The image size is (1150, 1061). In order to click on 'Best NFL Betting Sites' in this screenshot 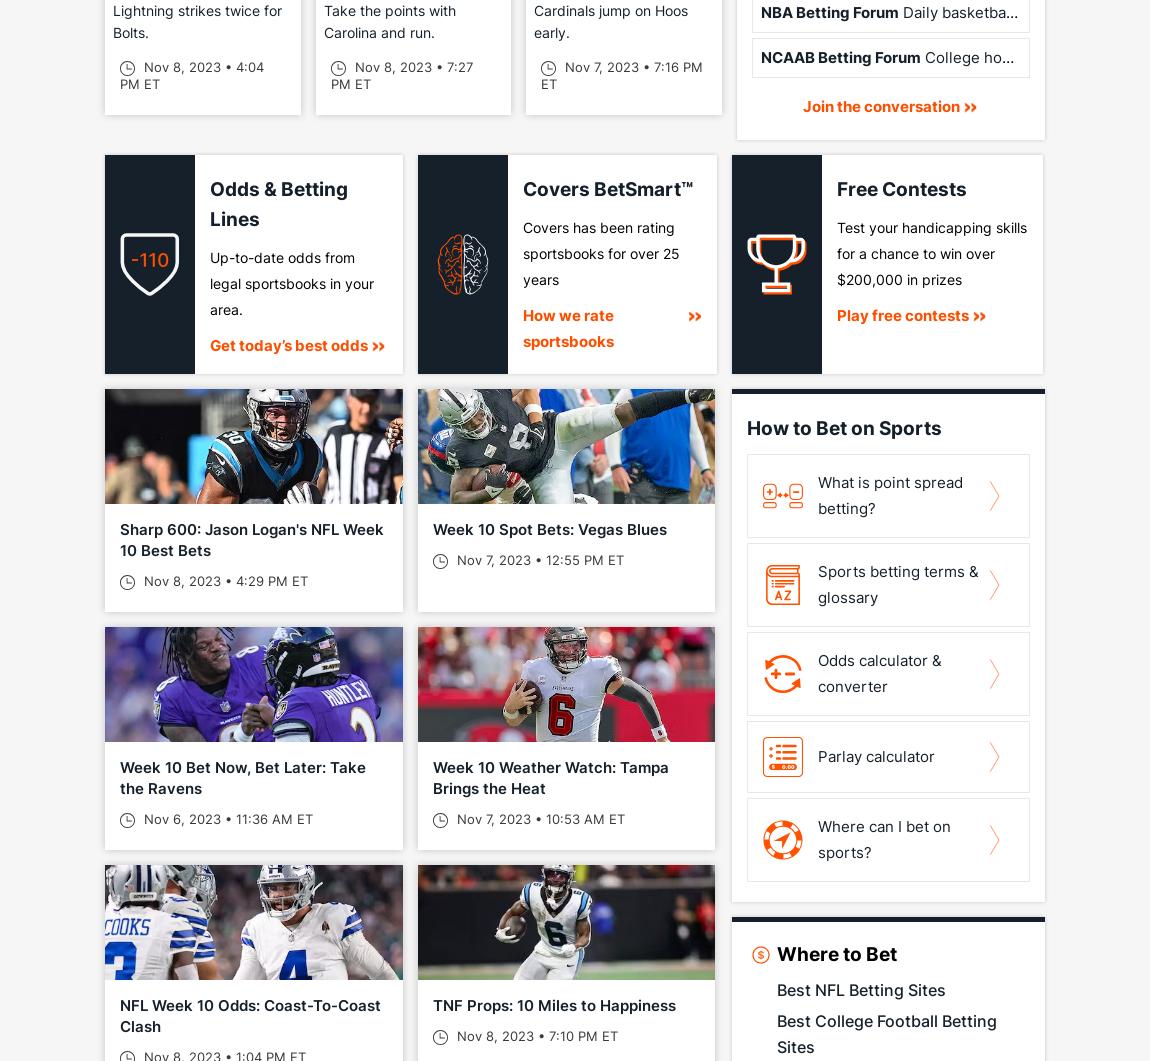, I will do `click(859, 989)`.